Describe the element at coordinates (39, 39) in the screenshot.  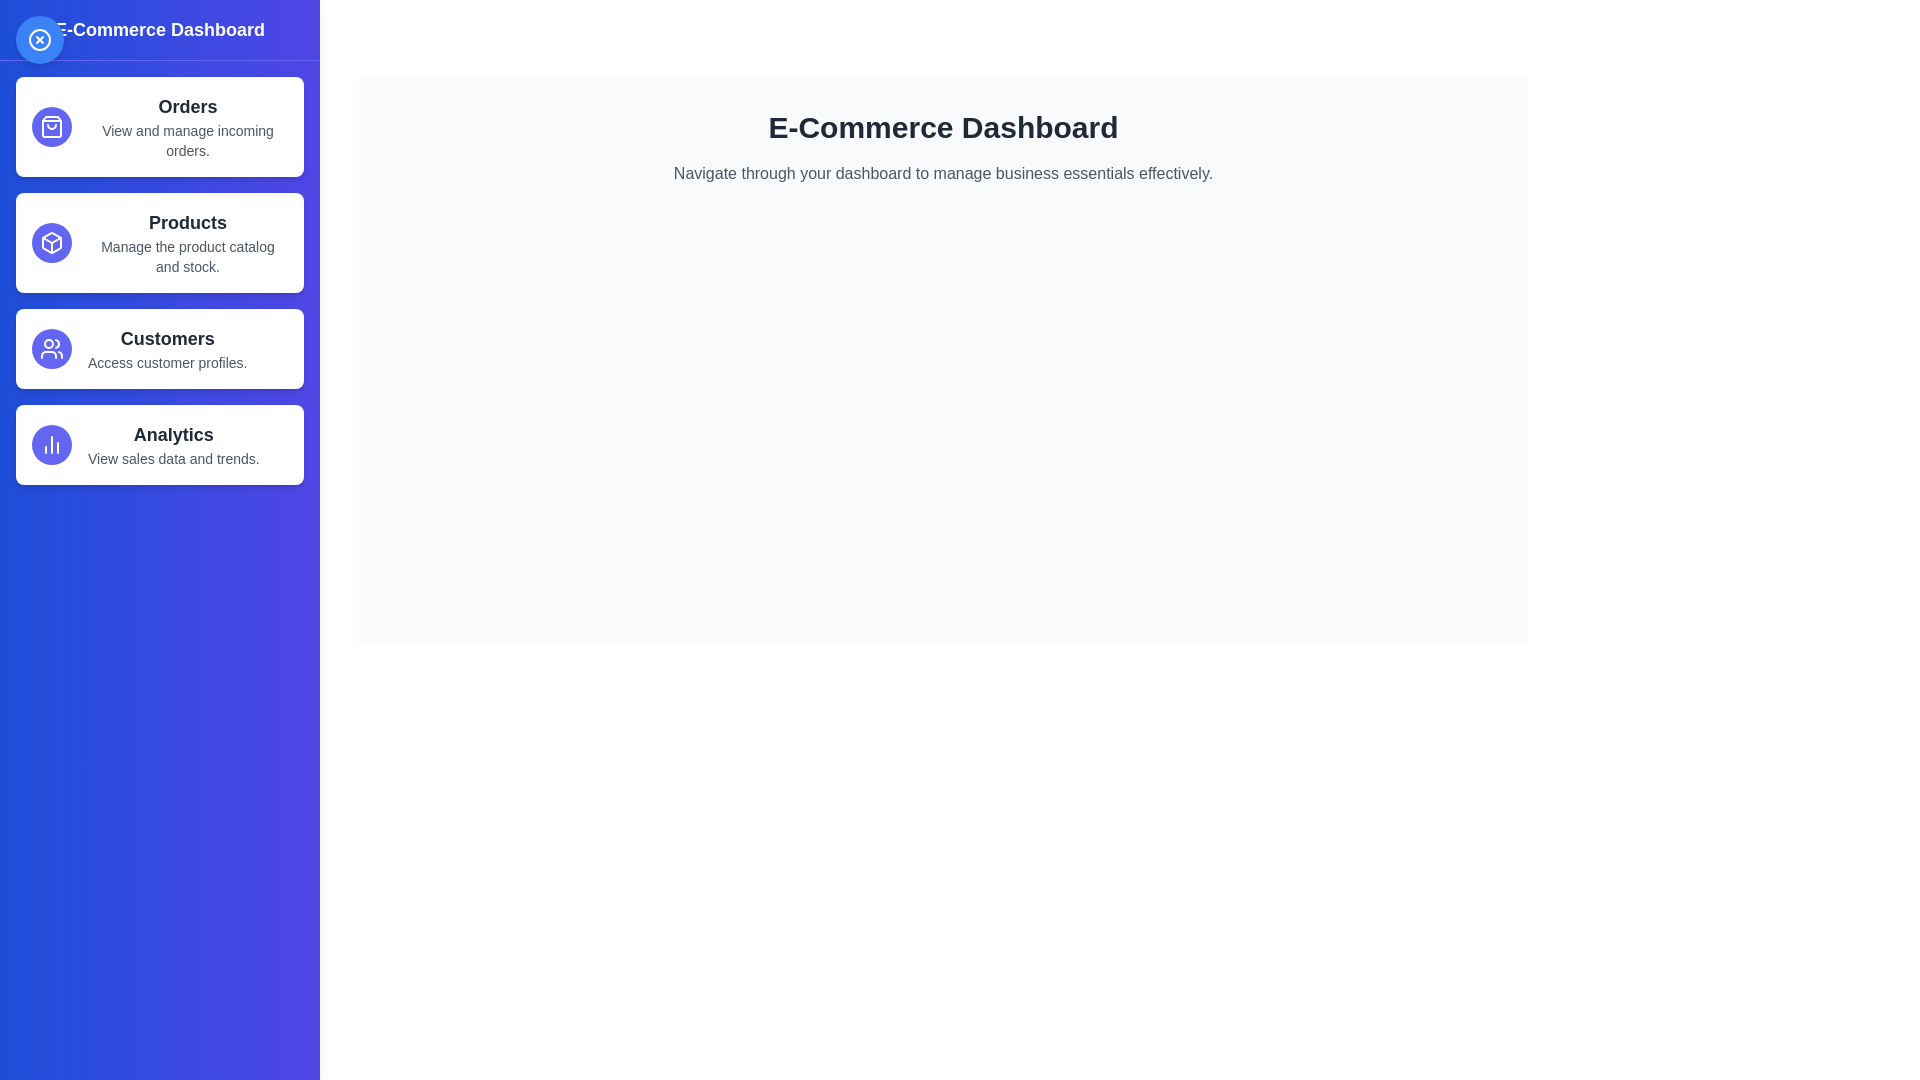
I see `toggle button to change the drawer's visibility` at that location.